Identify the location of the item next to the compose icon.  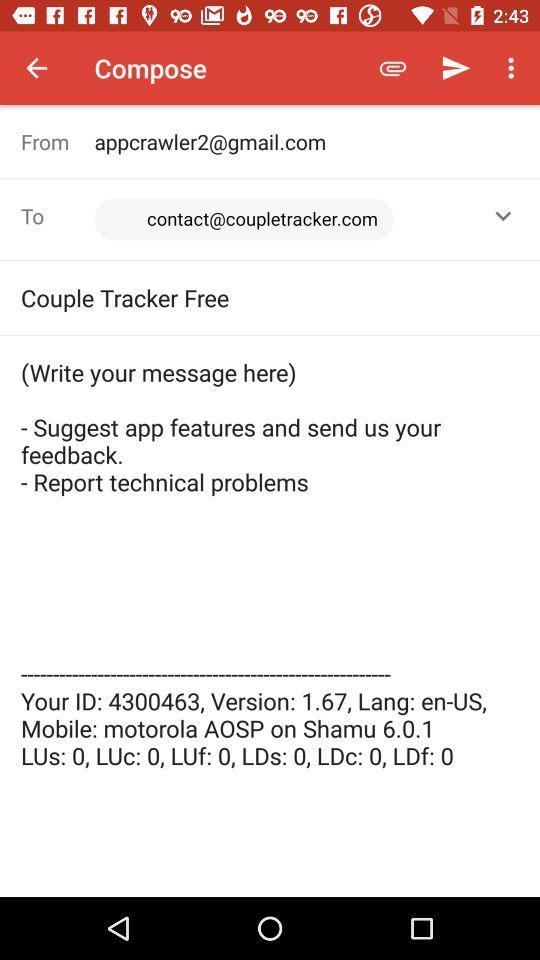
(36, 68).